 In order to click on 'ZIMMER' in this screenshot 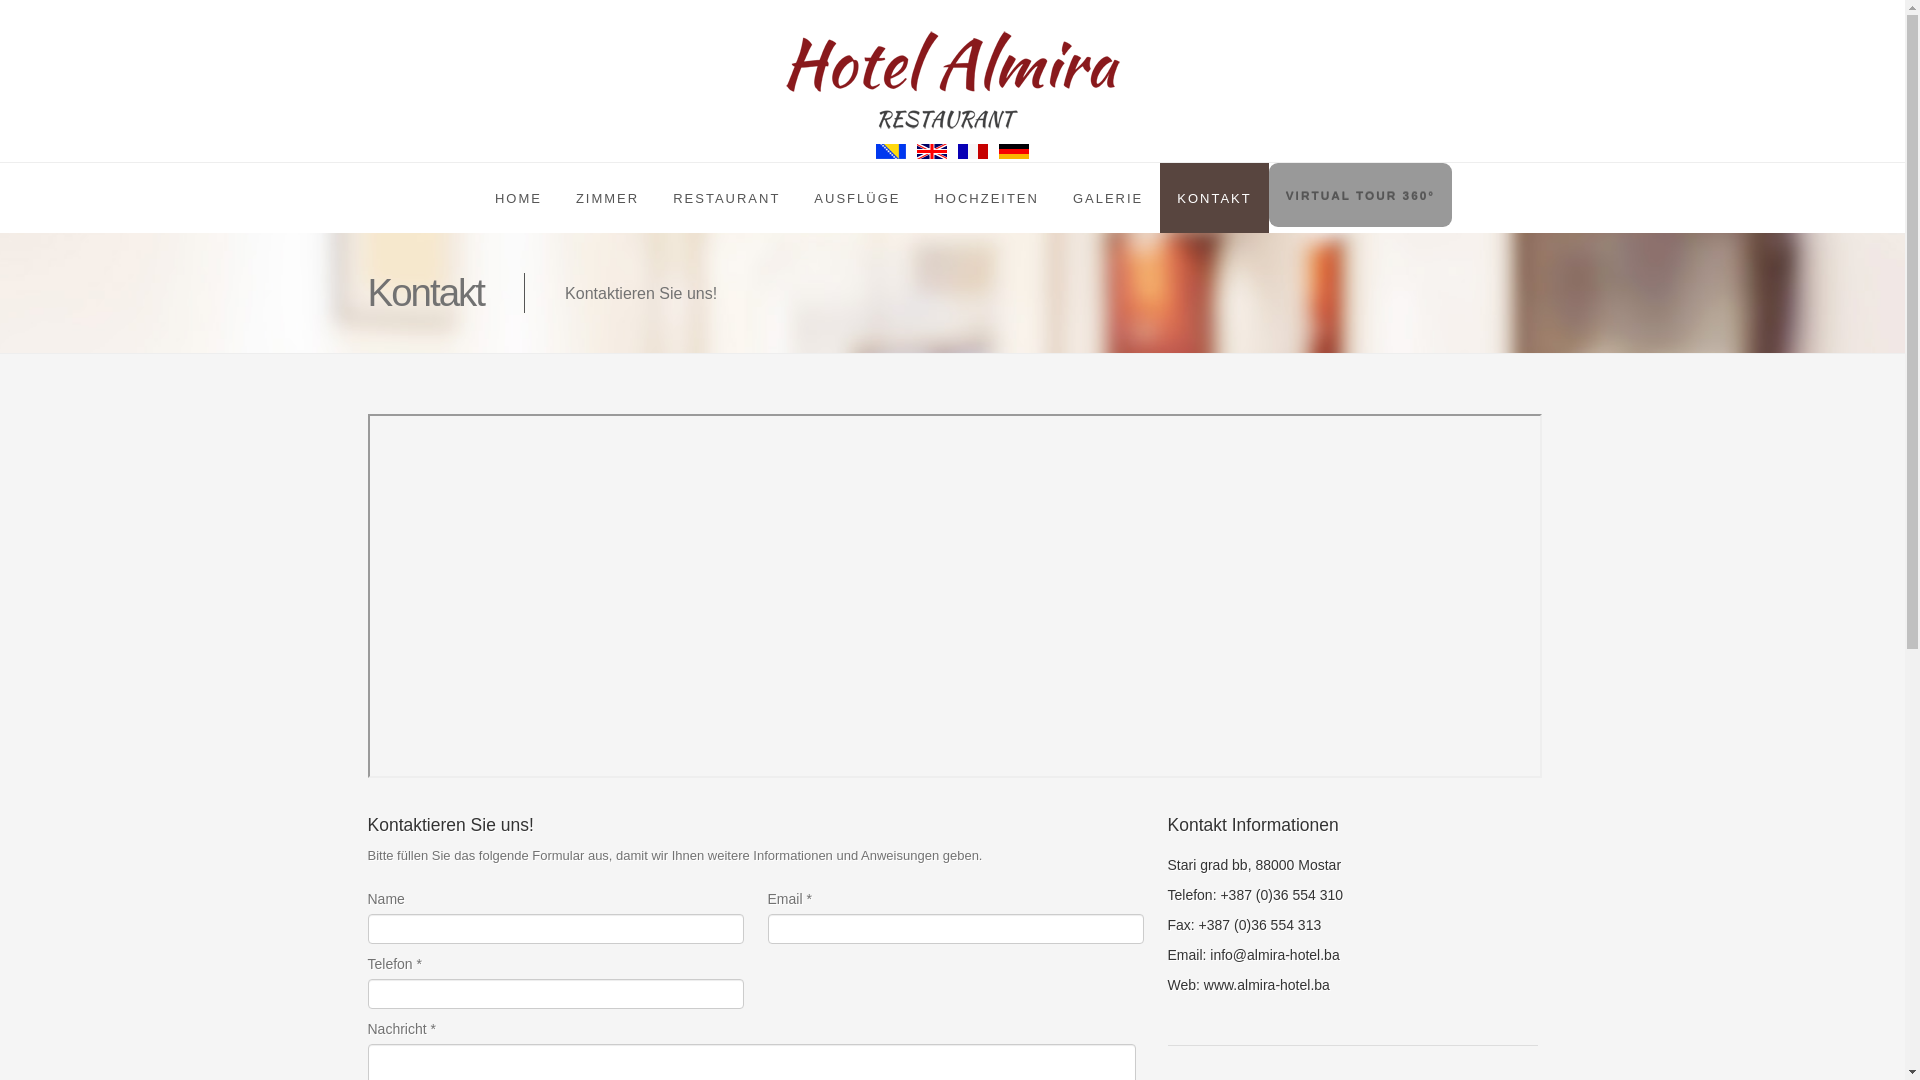, I will do `click(606, 197)`.